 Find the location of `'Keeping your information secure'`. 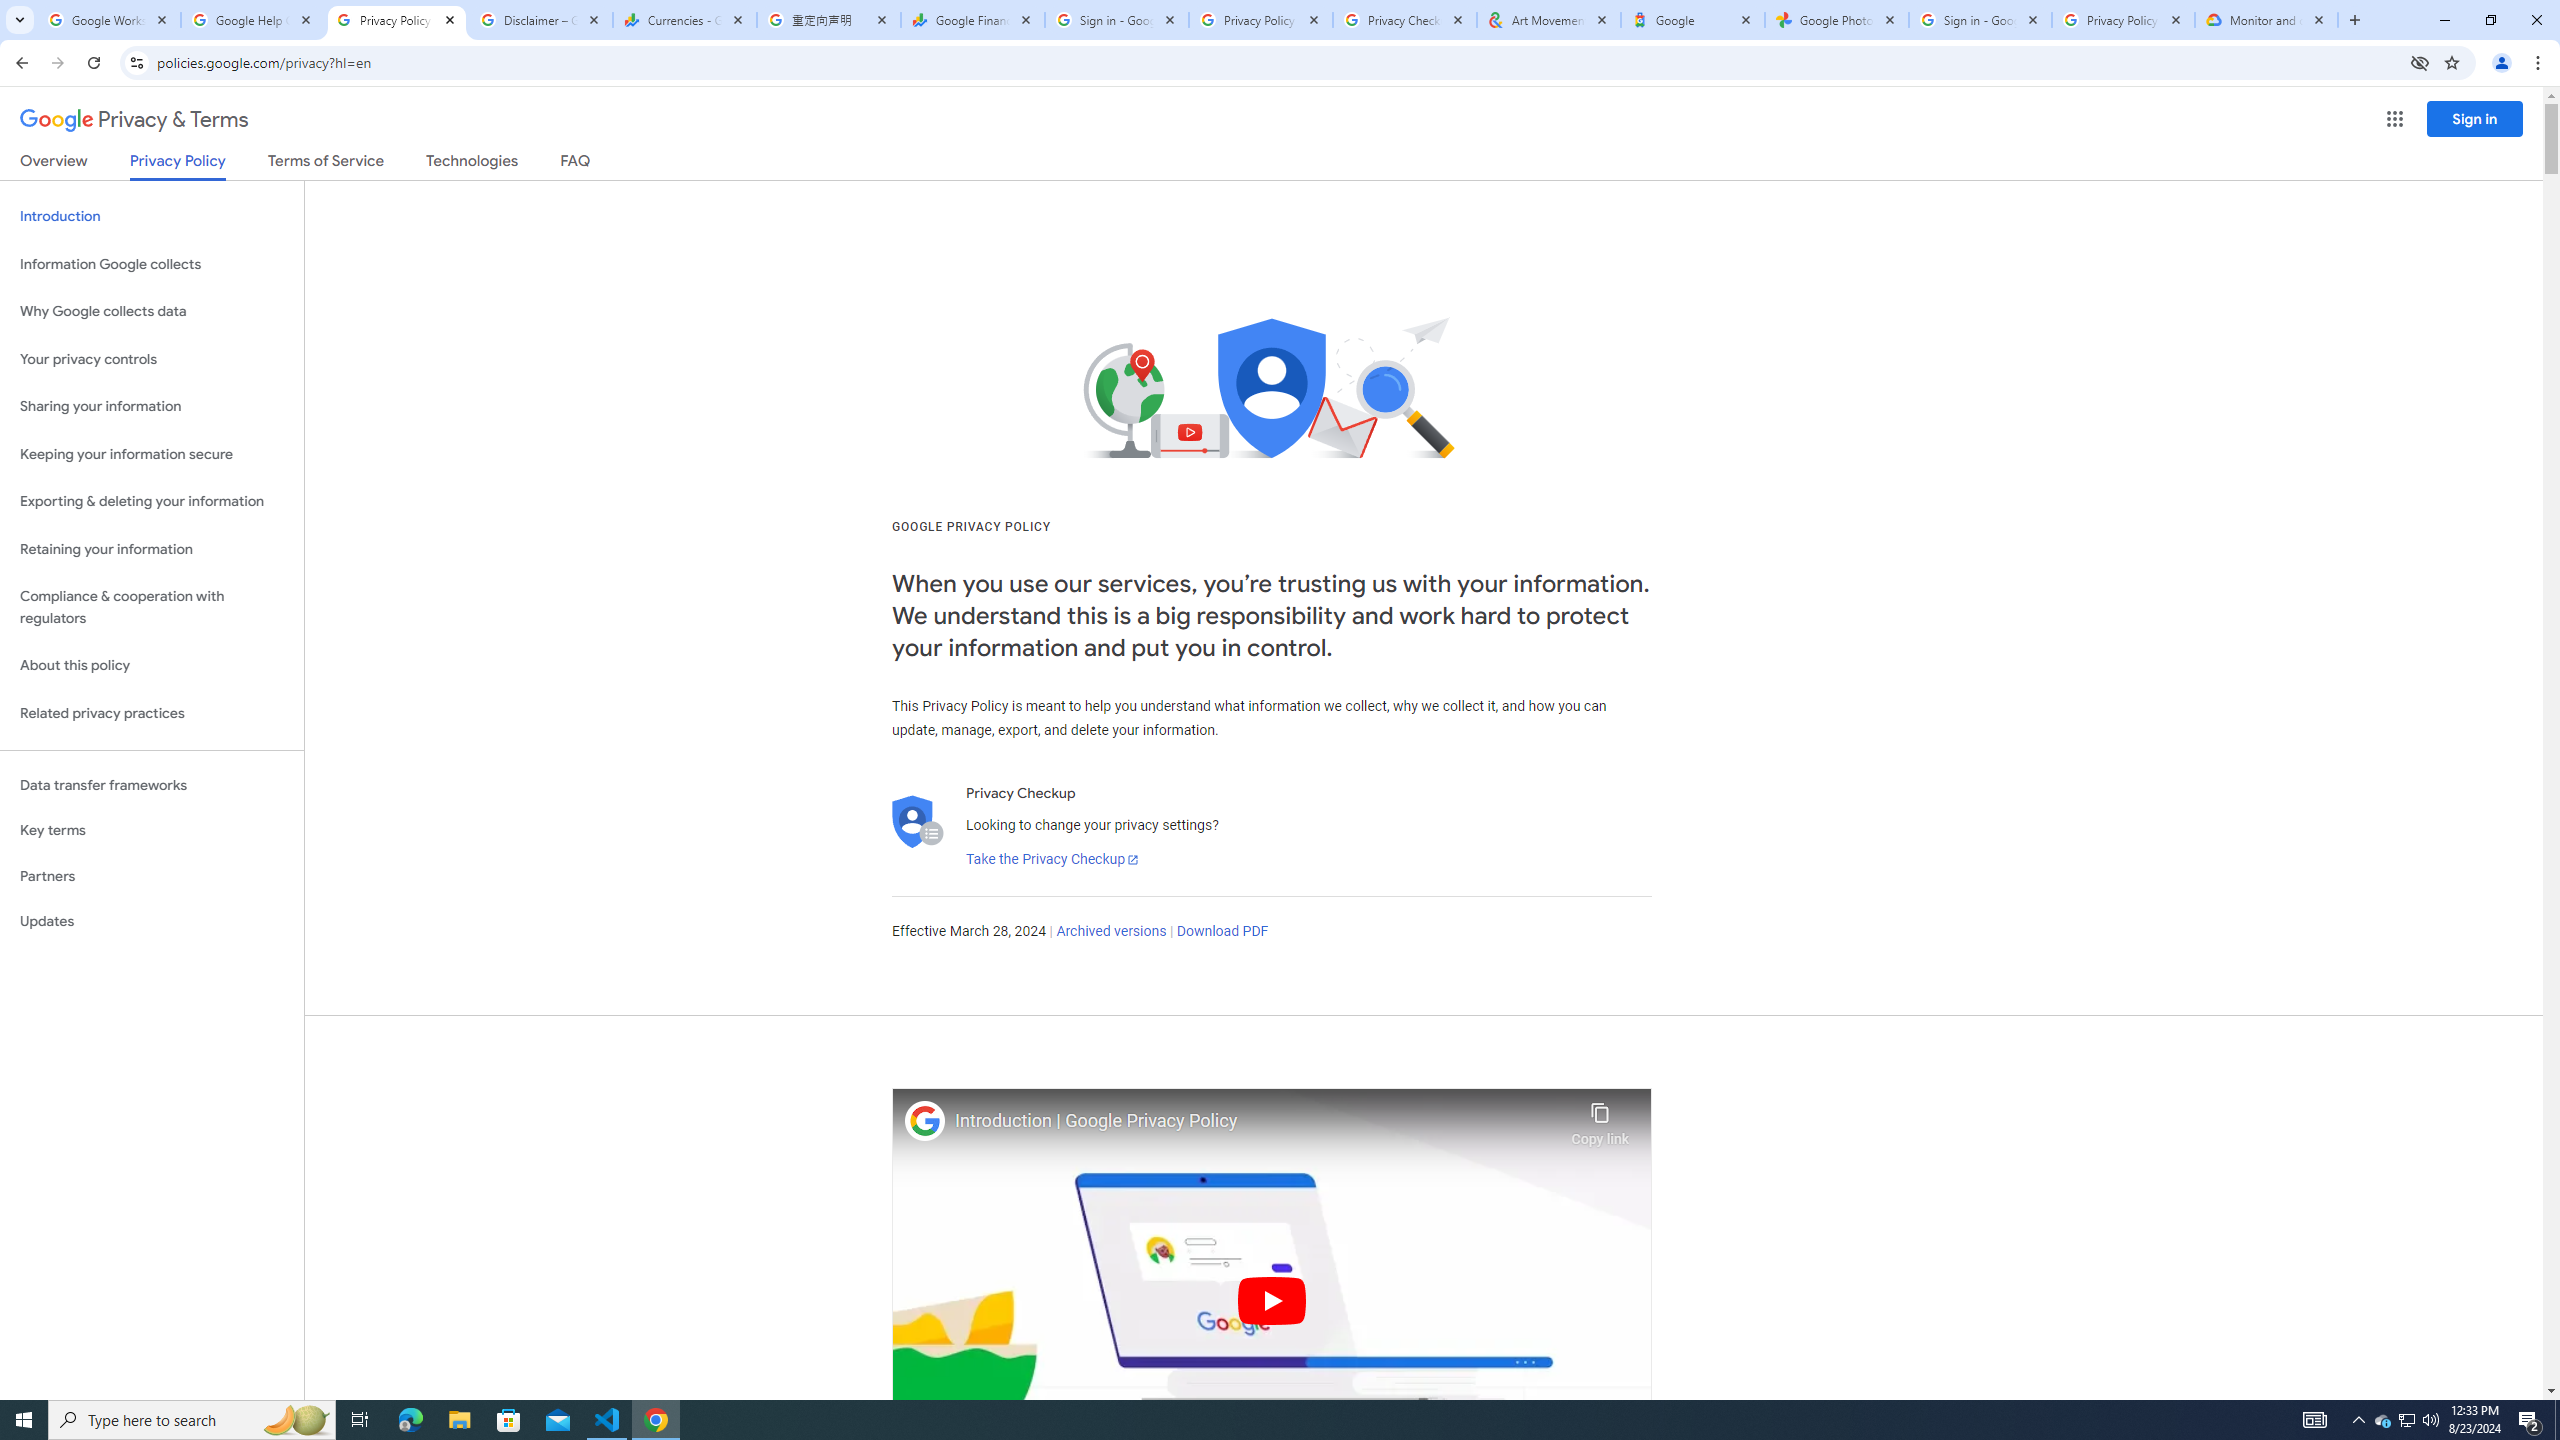

'Keeping your information secure' is located at coordinates (151, 455).